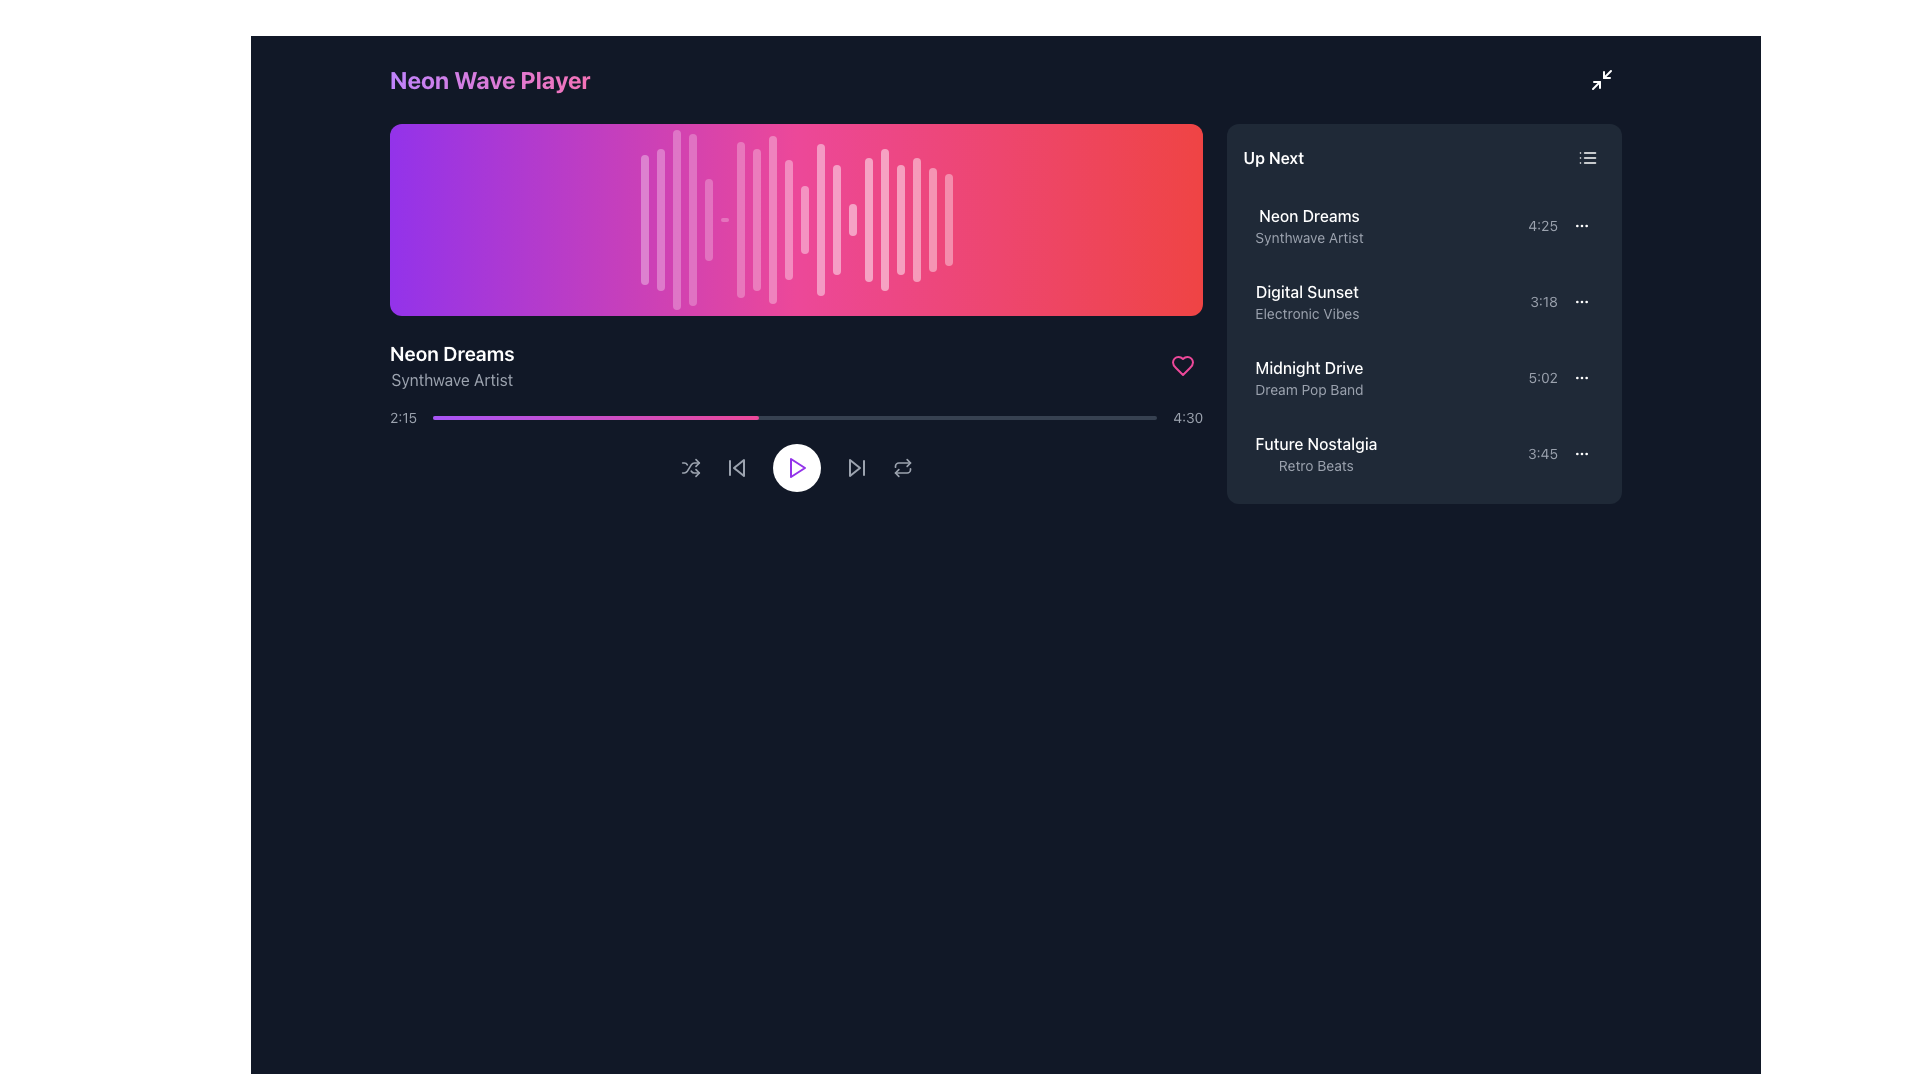 This screenshot has height=1080, width=1920. Describe the element at coordinates (1309, 216) in the screenshot. I see `text 'Neon Dreams' located in the 'Up Next' section of the music player interface, positioned above the subtitle 'Synthwave Artist'` at that location.